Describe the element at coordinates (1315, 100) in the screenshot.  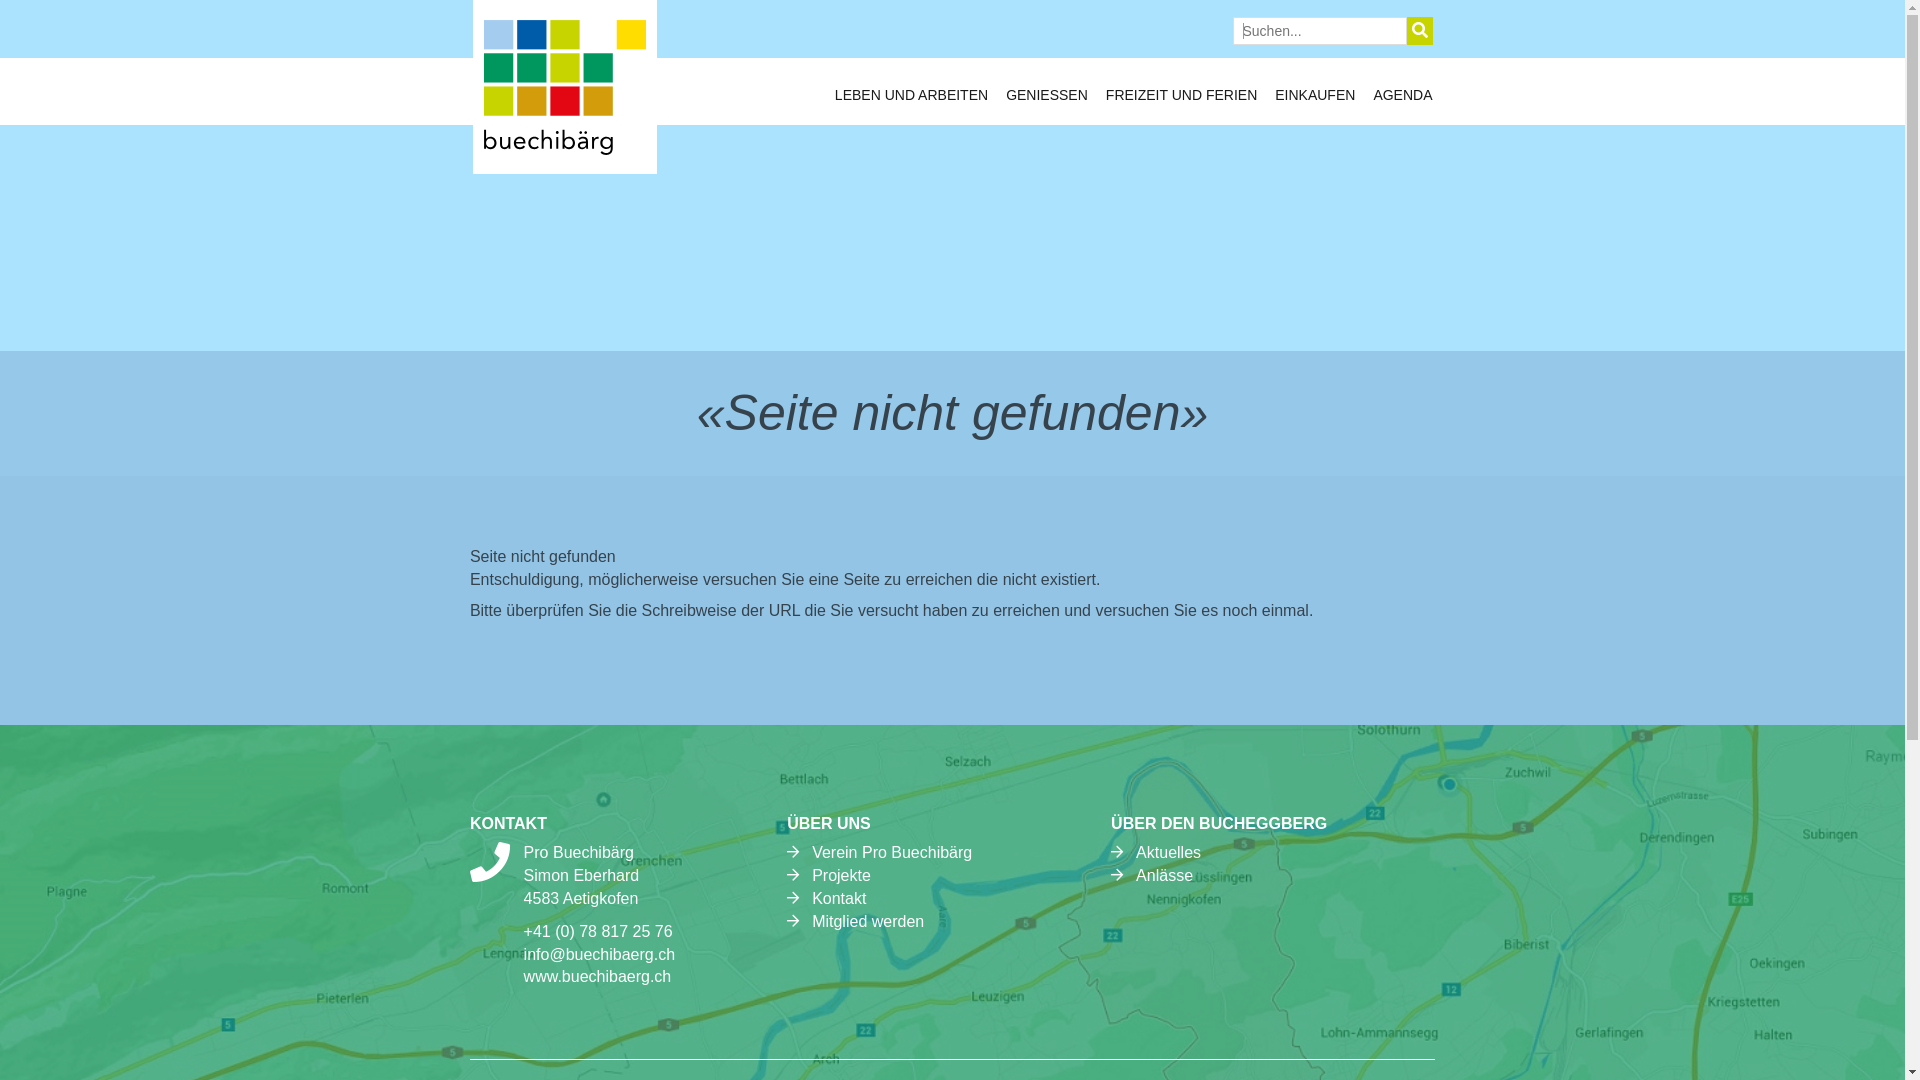
I see `'EINKAUFEN'` at that location.